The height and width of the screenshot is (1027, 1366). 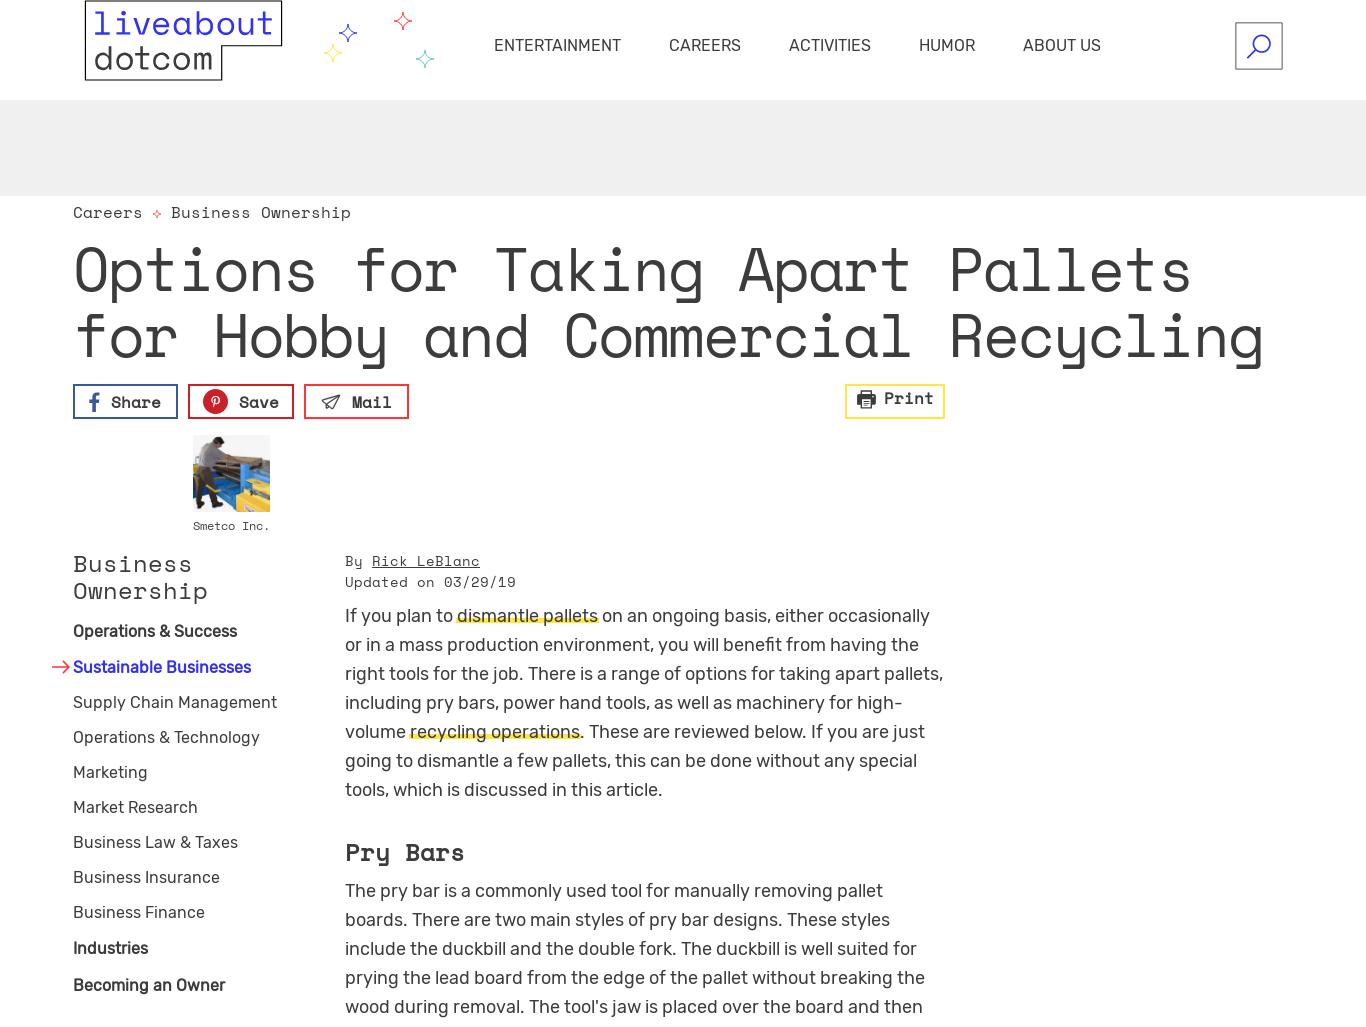 What do you see at coordinates (404, 850) in the screenshot?
I see `'Pry Bars'` at bounding box center [404, 850].